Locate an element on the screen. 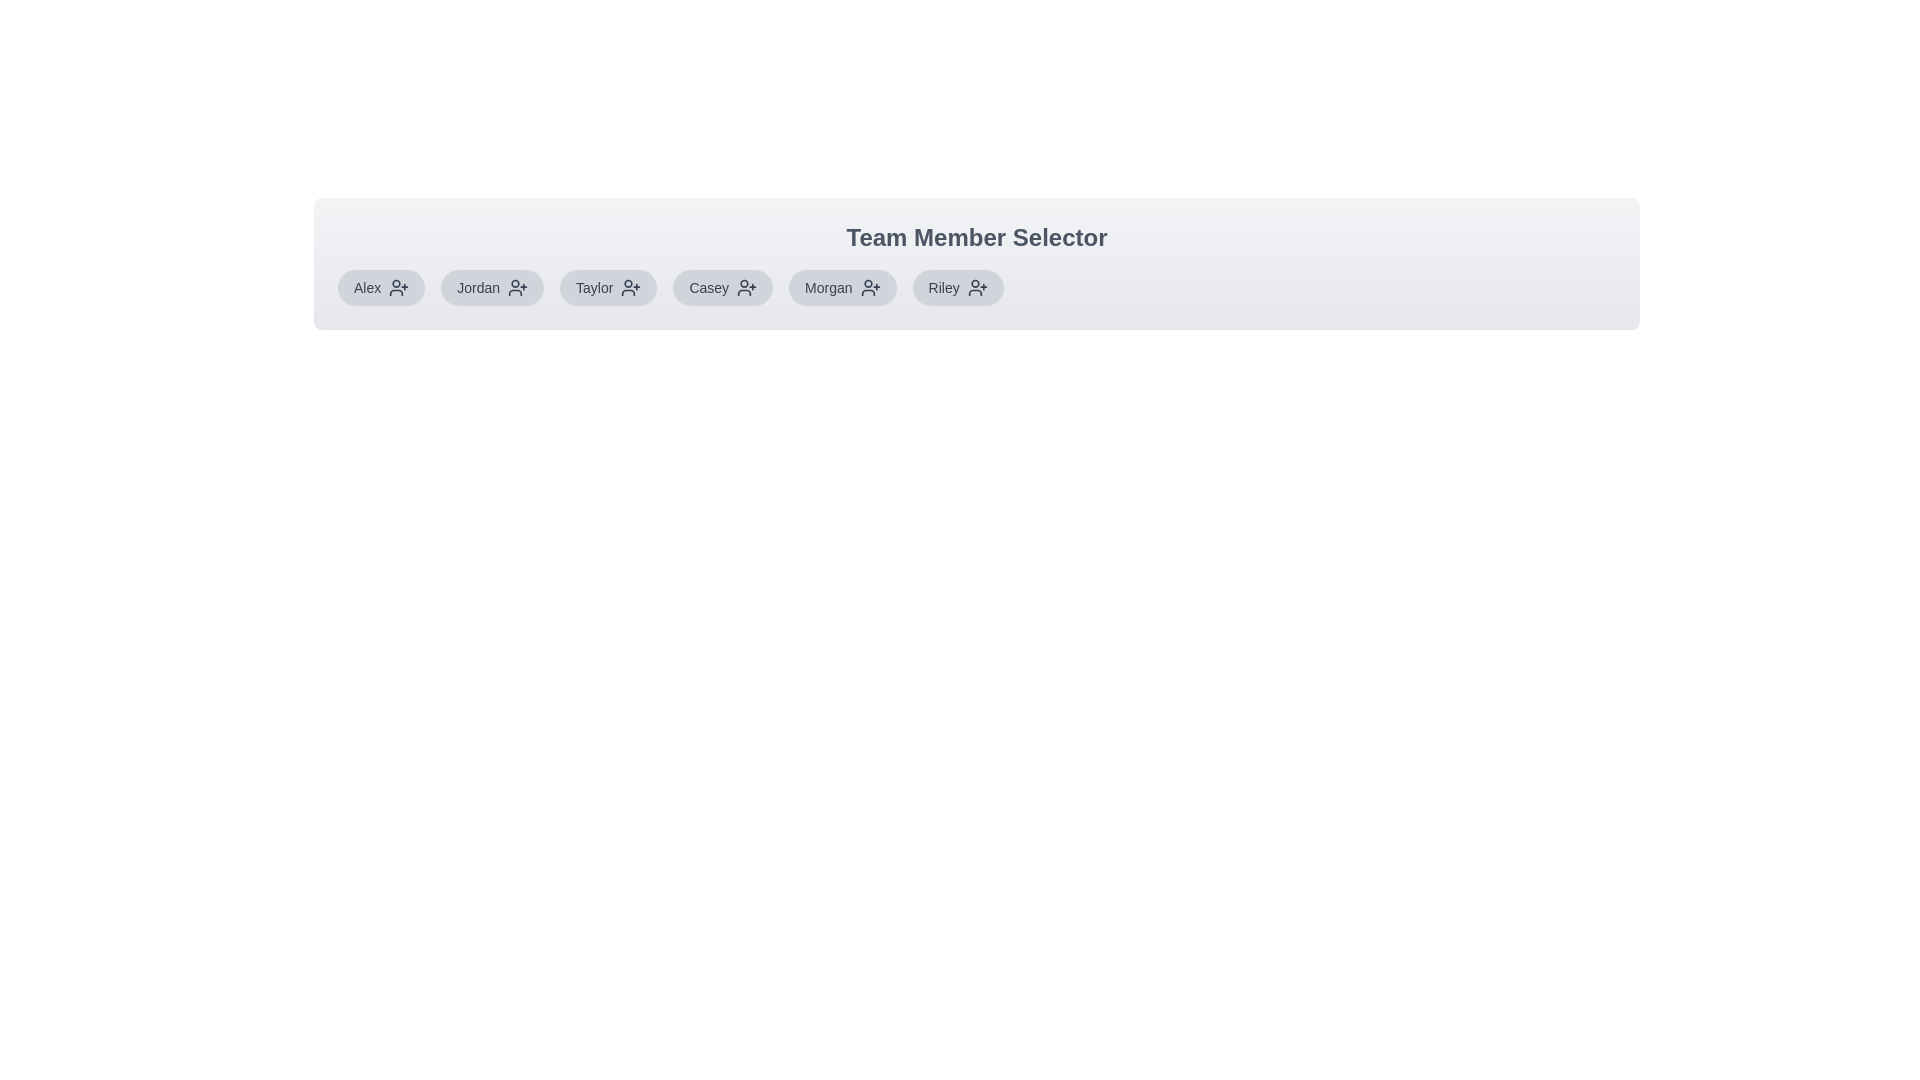  the team member Jordan to observe hover styles is located at coordinates (491, 288).